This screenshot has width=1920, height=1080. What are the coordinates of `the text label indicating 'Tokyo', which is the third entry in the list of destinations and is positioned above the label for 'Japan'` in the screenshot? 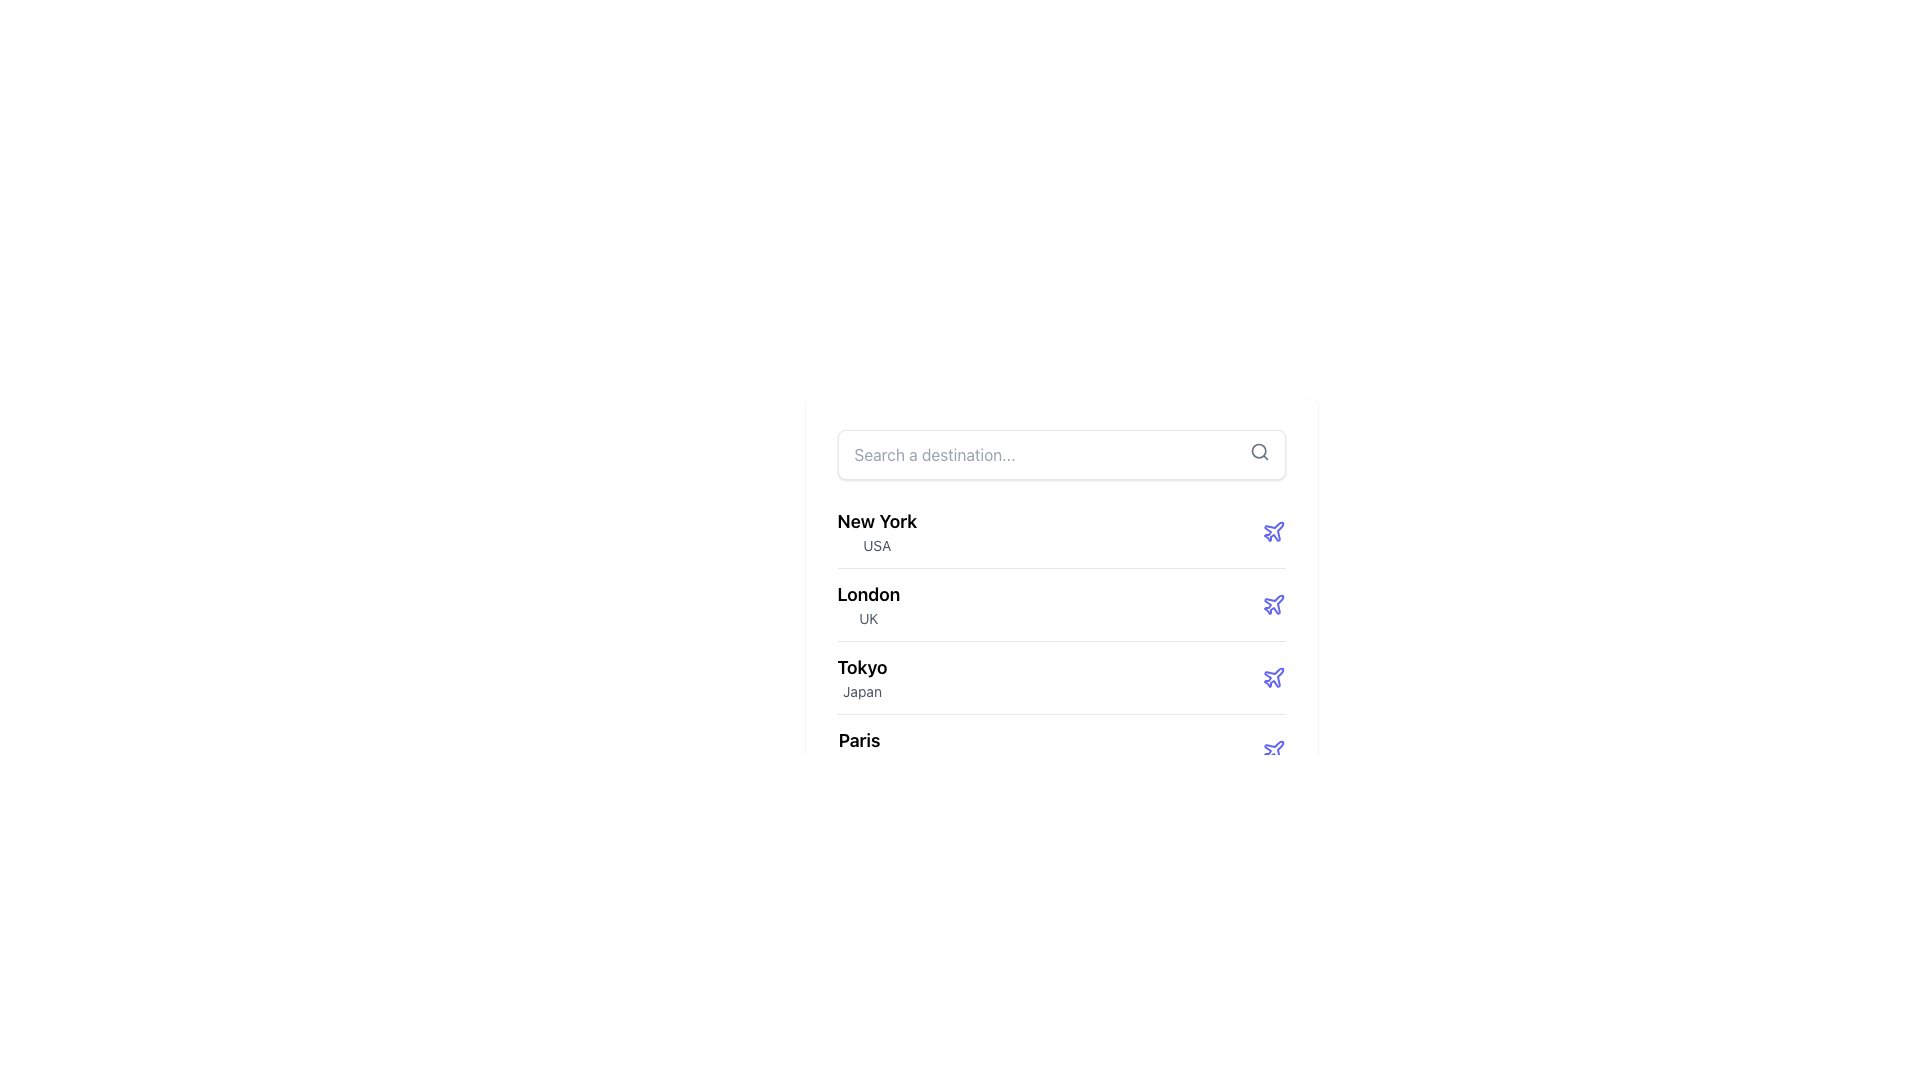 It's located at (862, 667).